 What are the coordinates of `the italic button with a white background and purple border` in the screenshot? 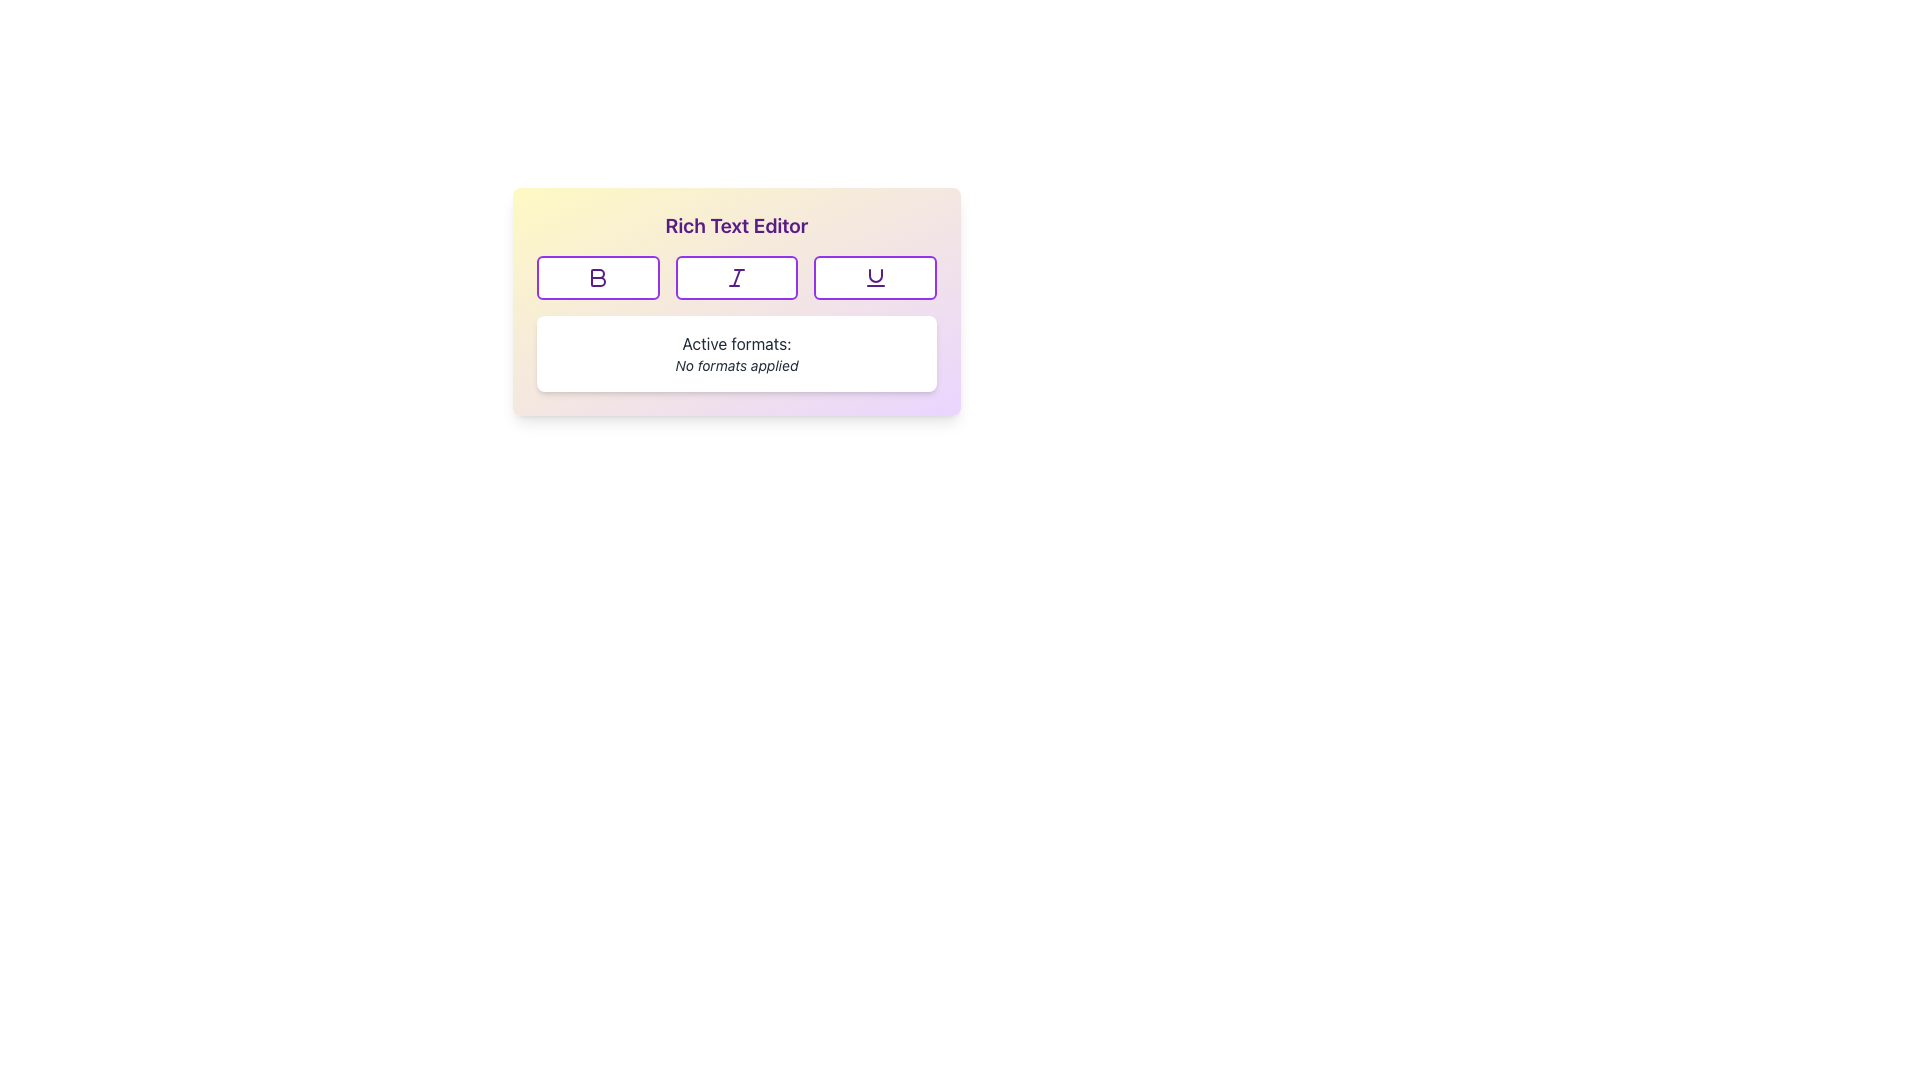 It's located at (735, 277).